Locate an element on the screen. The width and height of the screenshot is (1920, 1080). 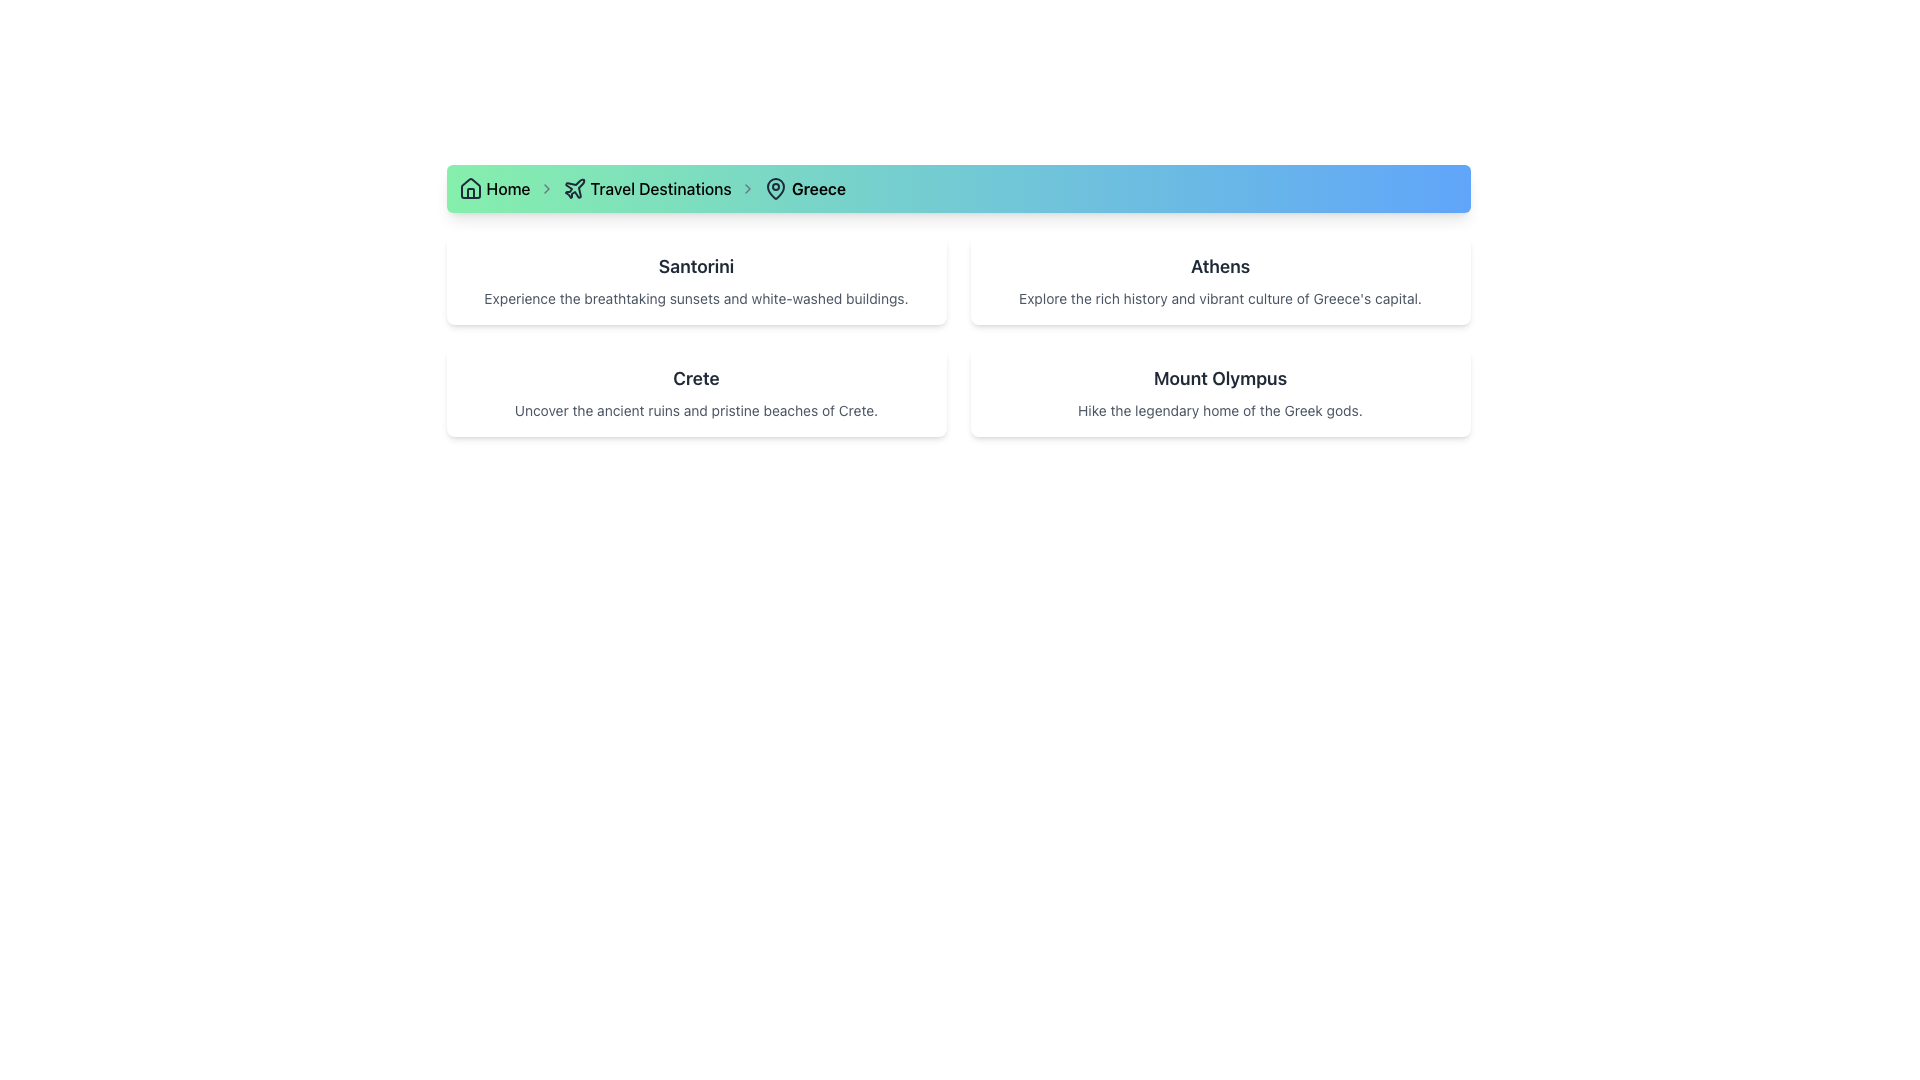
the 'Home' icon in the navigation breadcrumb bar is located at coordinates (469, 189).